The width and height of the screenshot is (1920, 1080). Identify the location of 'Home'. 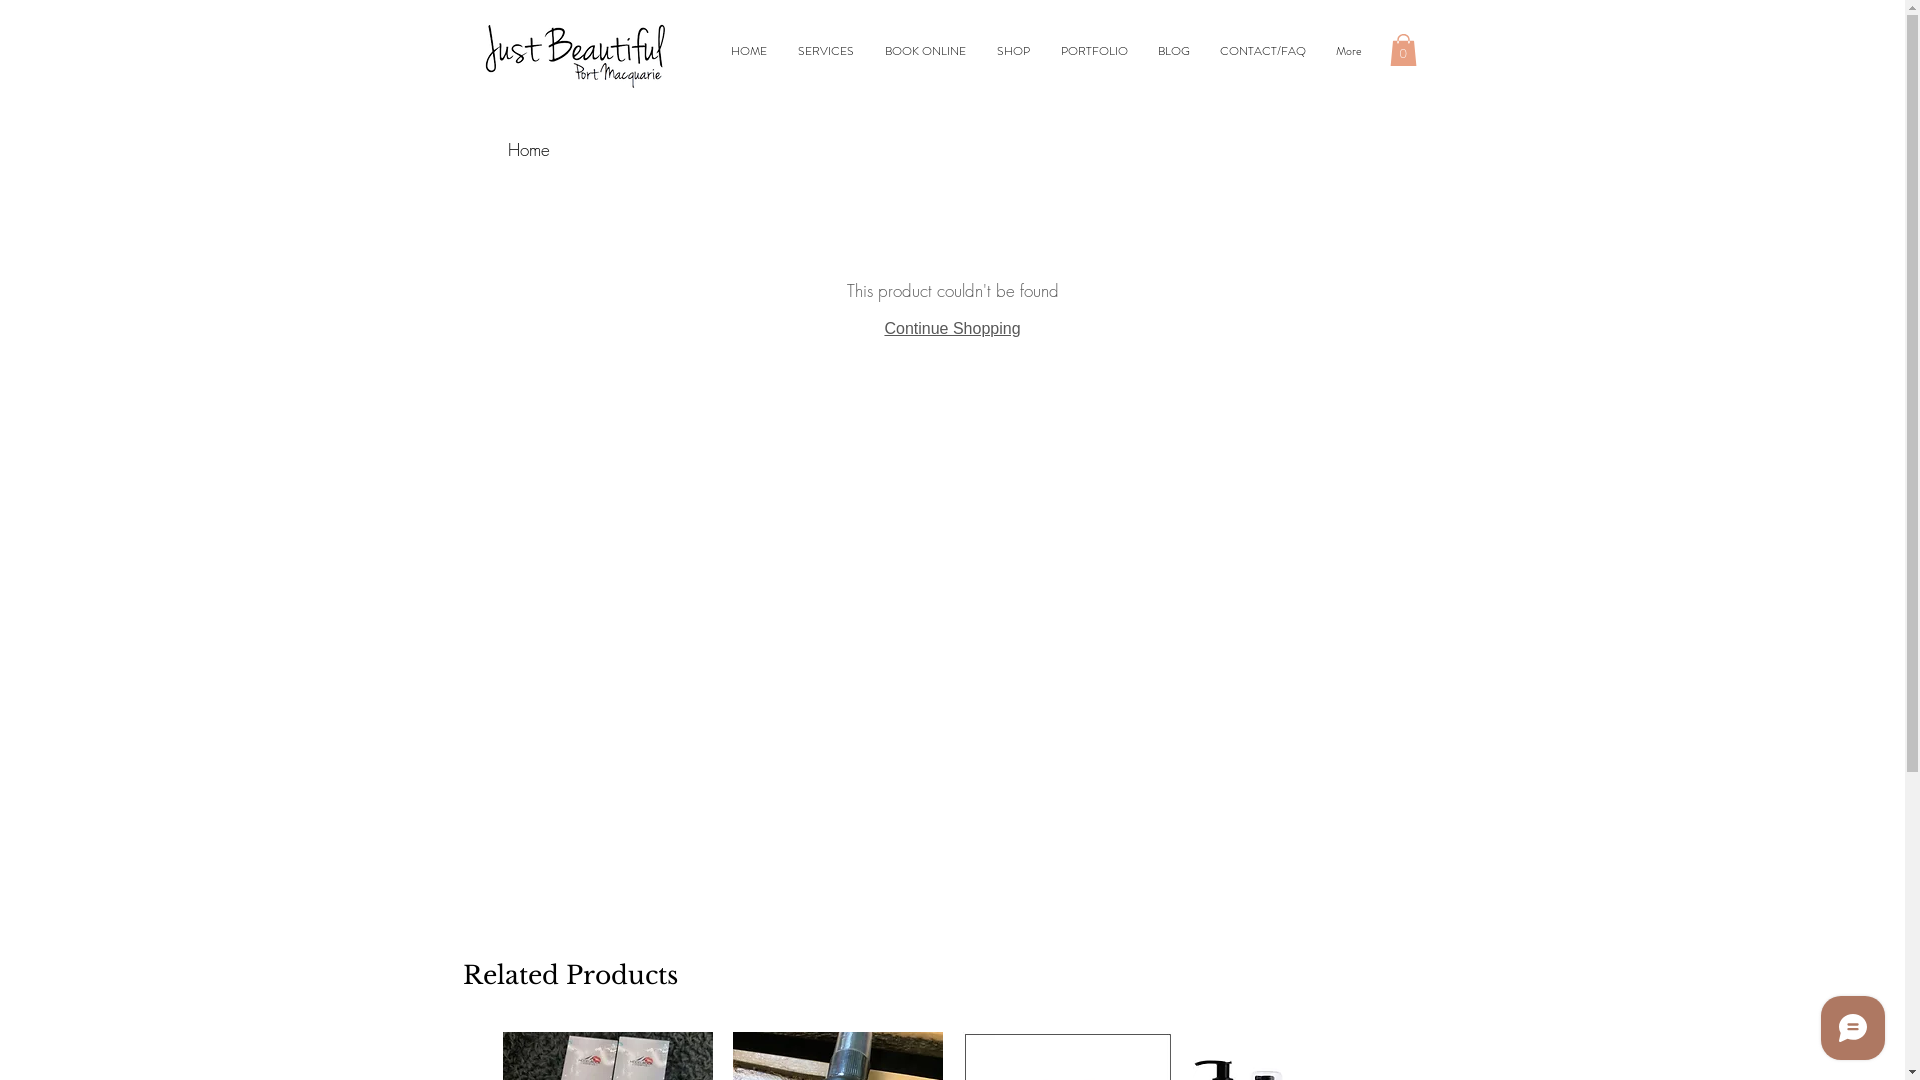
(508, 148).